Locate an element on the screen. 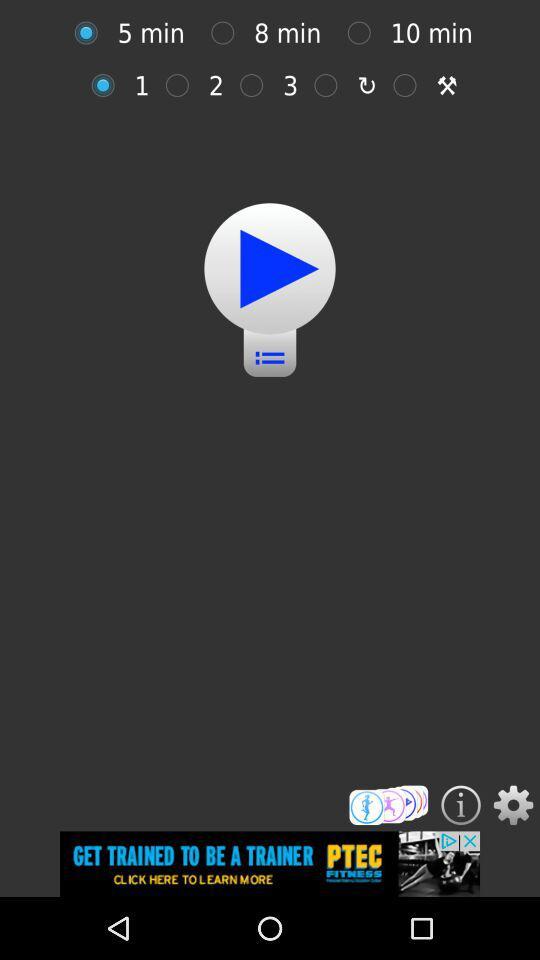 The image size is (540, 960). 8 minutes option is located at coordinates (226, 32).